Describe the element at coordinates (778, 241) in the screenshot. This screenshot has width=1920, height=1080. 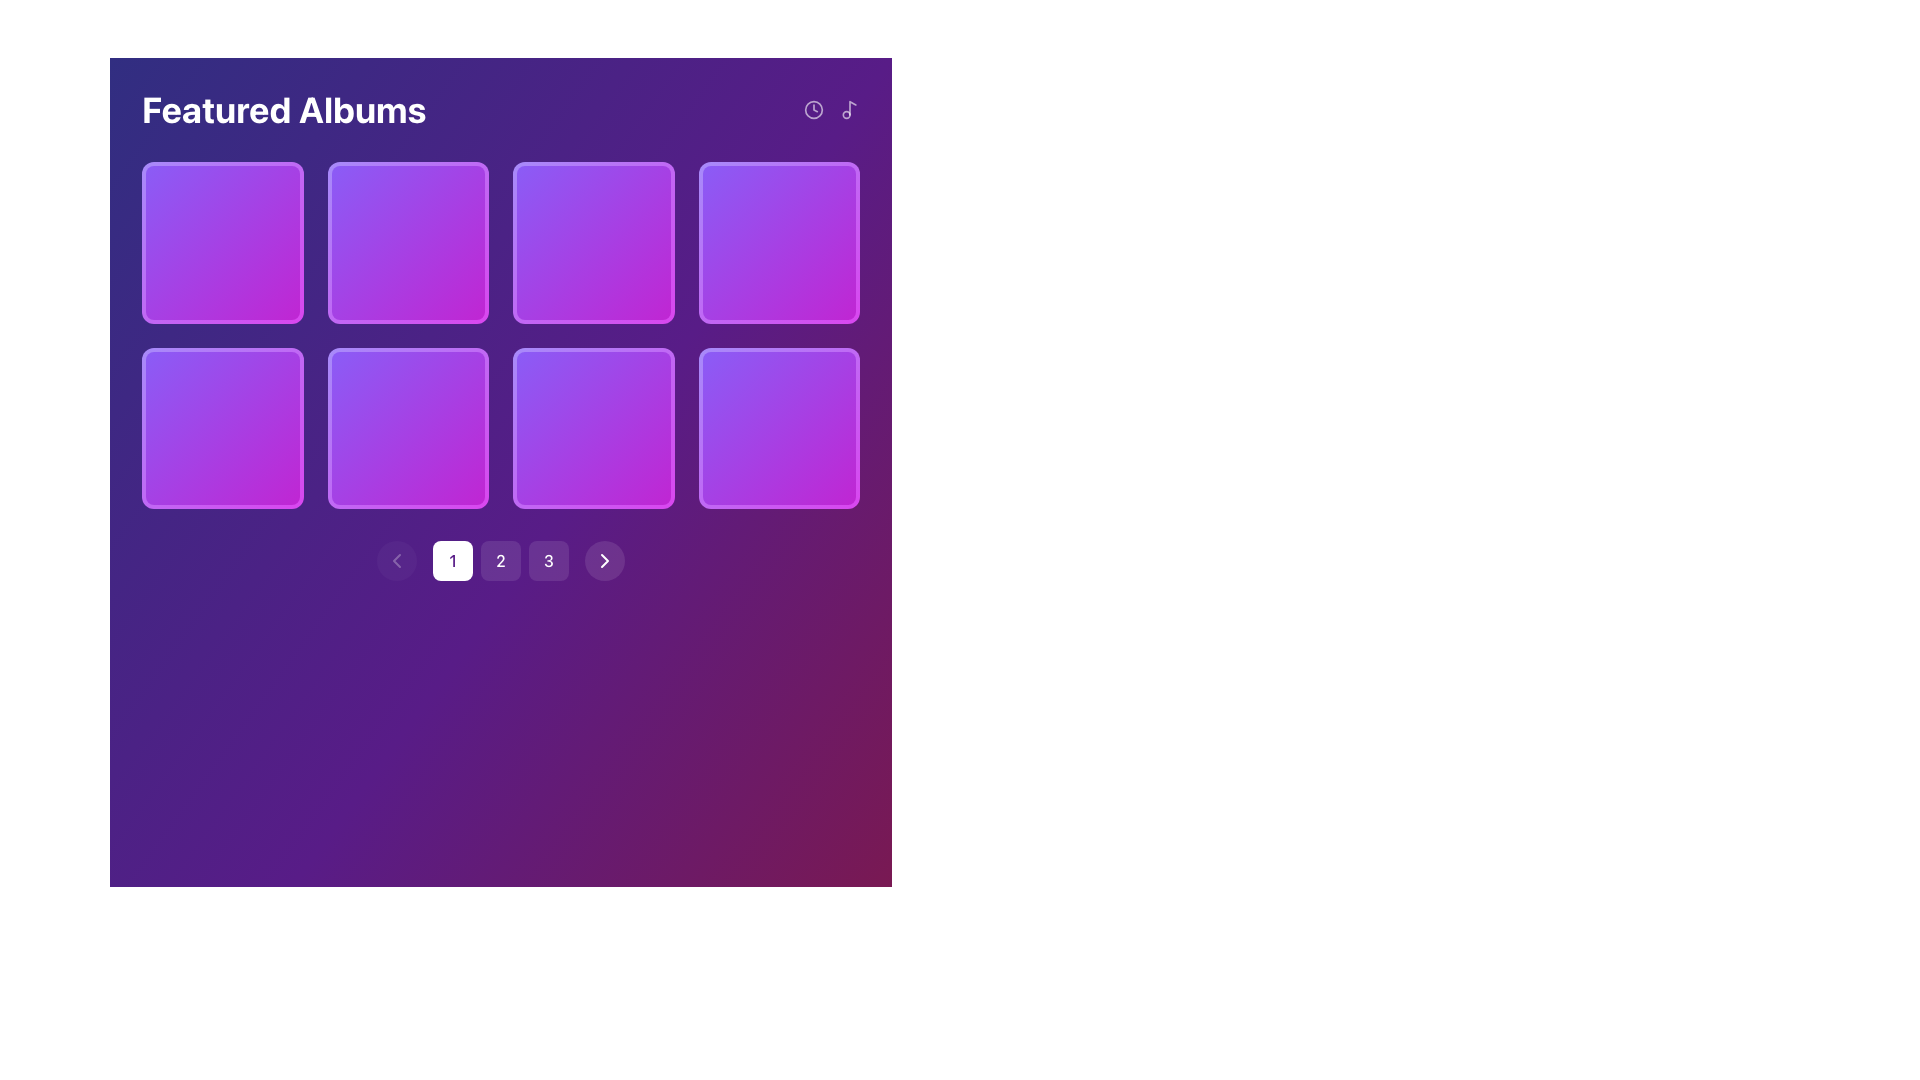
I see `the Album Card in the 'Featured Albums' section, located in the first row and third column` at that location.